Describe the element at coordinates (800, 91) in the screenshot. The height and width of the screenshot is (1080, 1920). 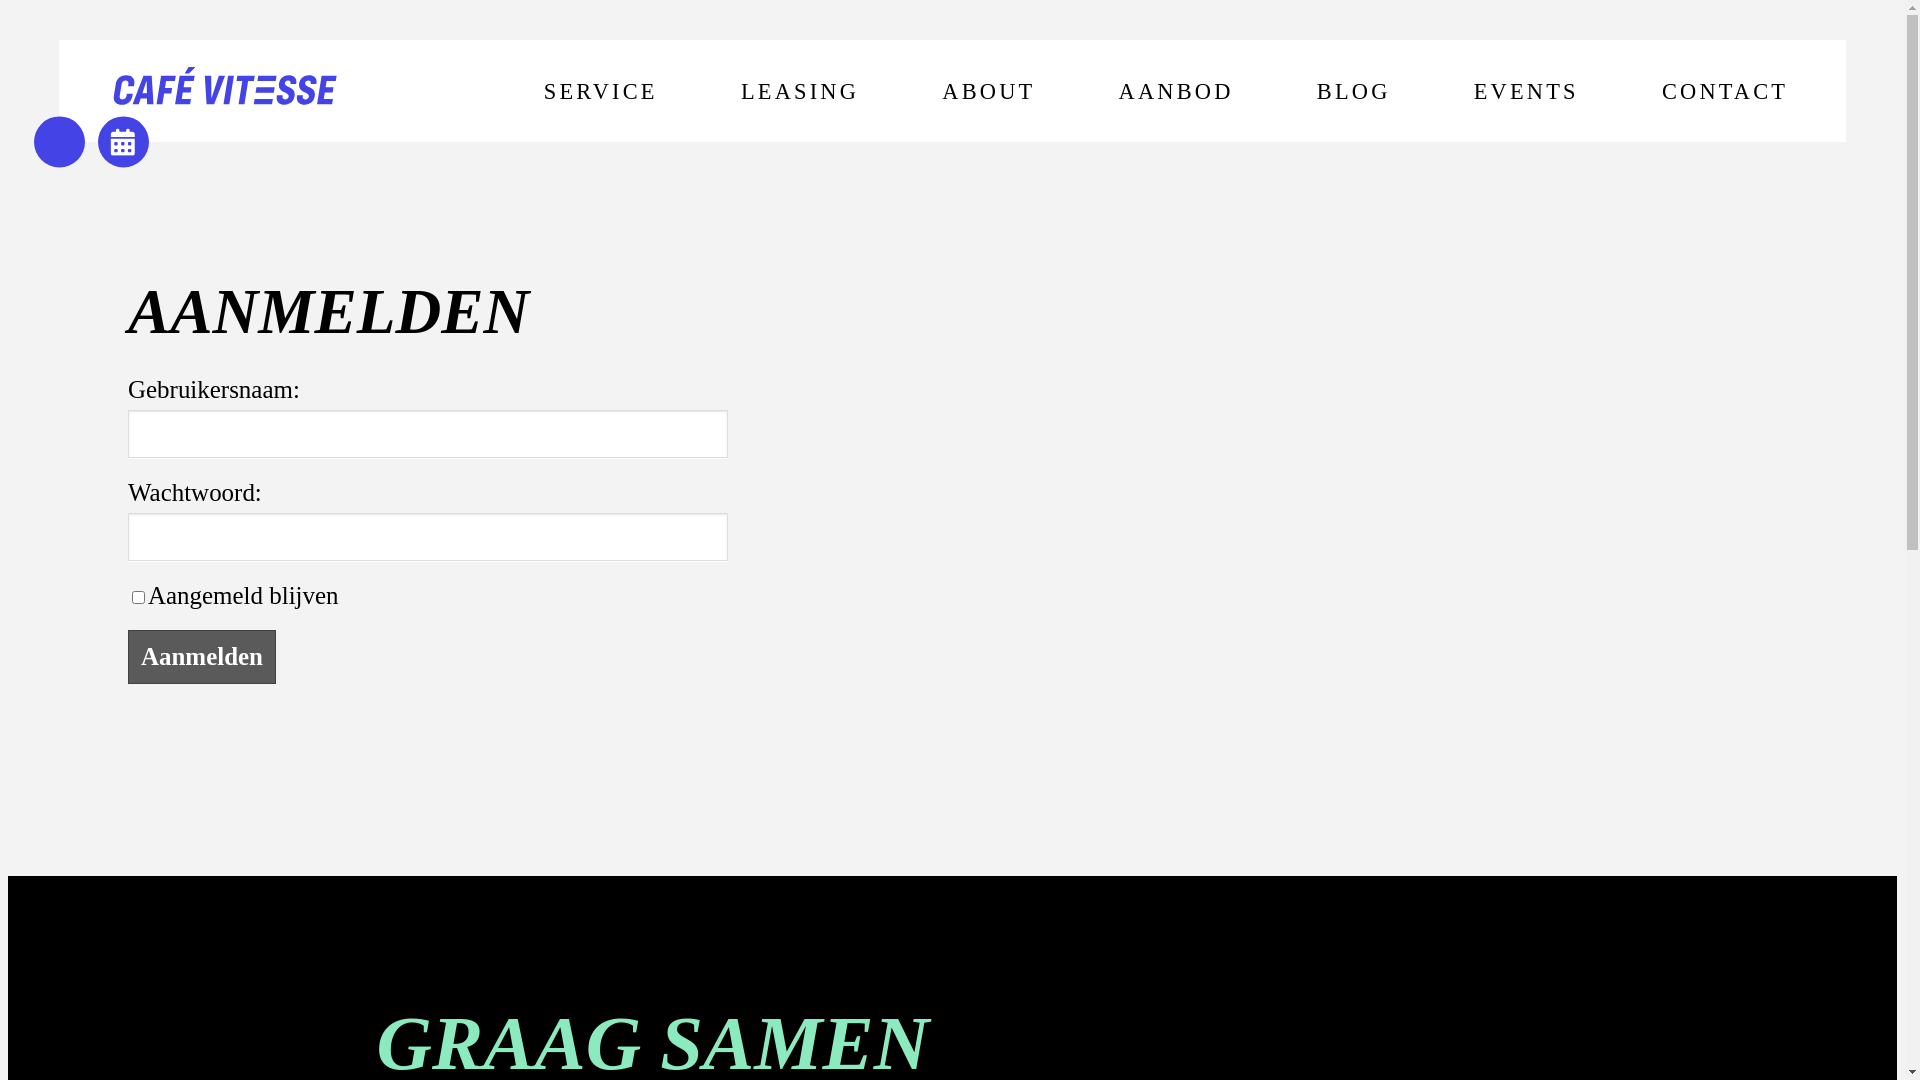
I see `'LEASING'` at that location.